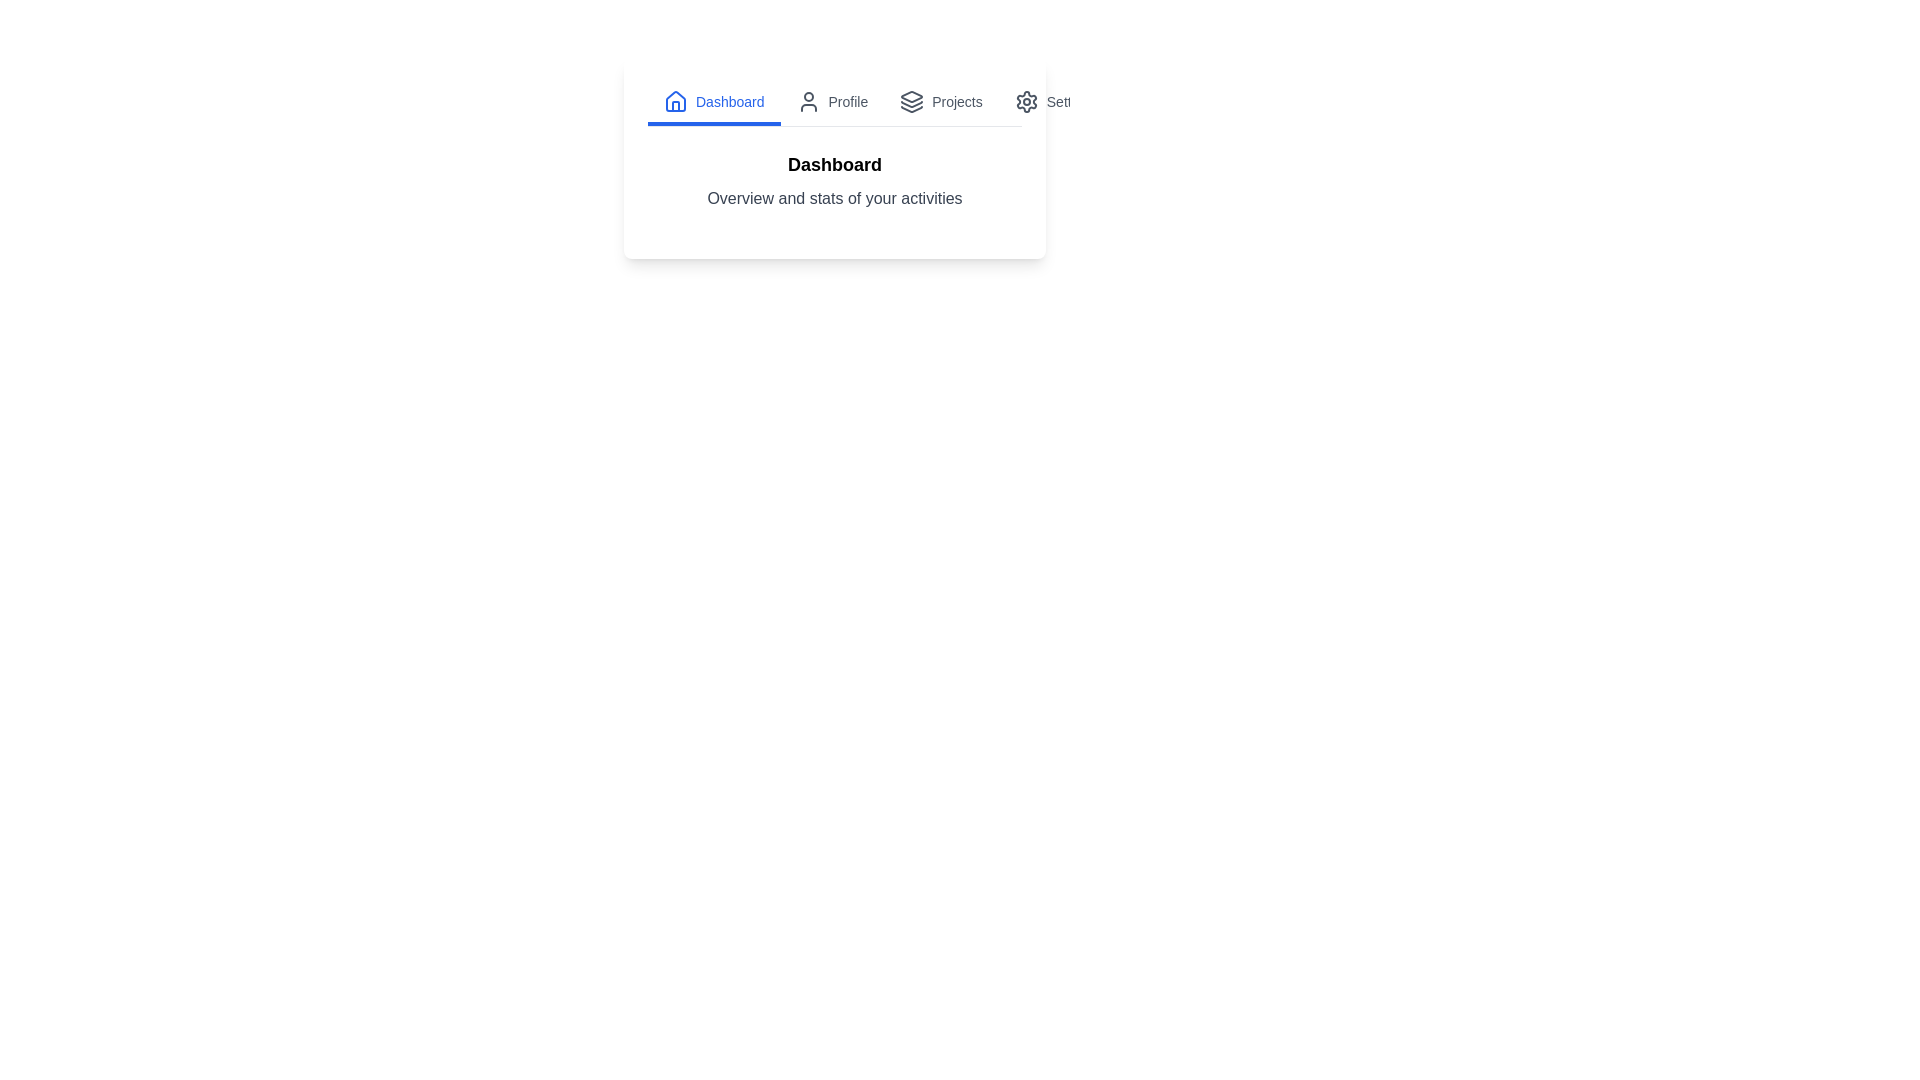 This screenshot has width=1920, height=1080. What do you see at coordinates (911, 101) in the screenshot?
I see `the icon of the Projects tab` at bounding box center [911, 101].